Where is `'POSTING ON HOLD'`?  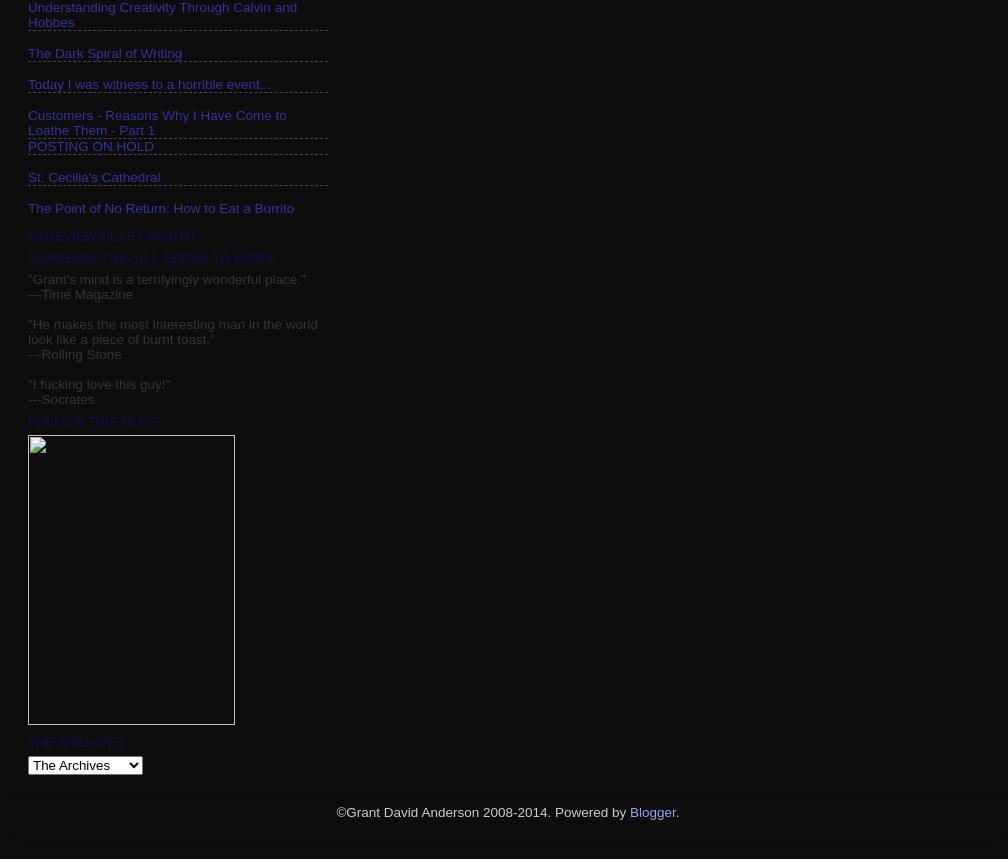 'POSTING ON HOLD' is located at coordinates (91, 144).